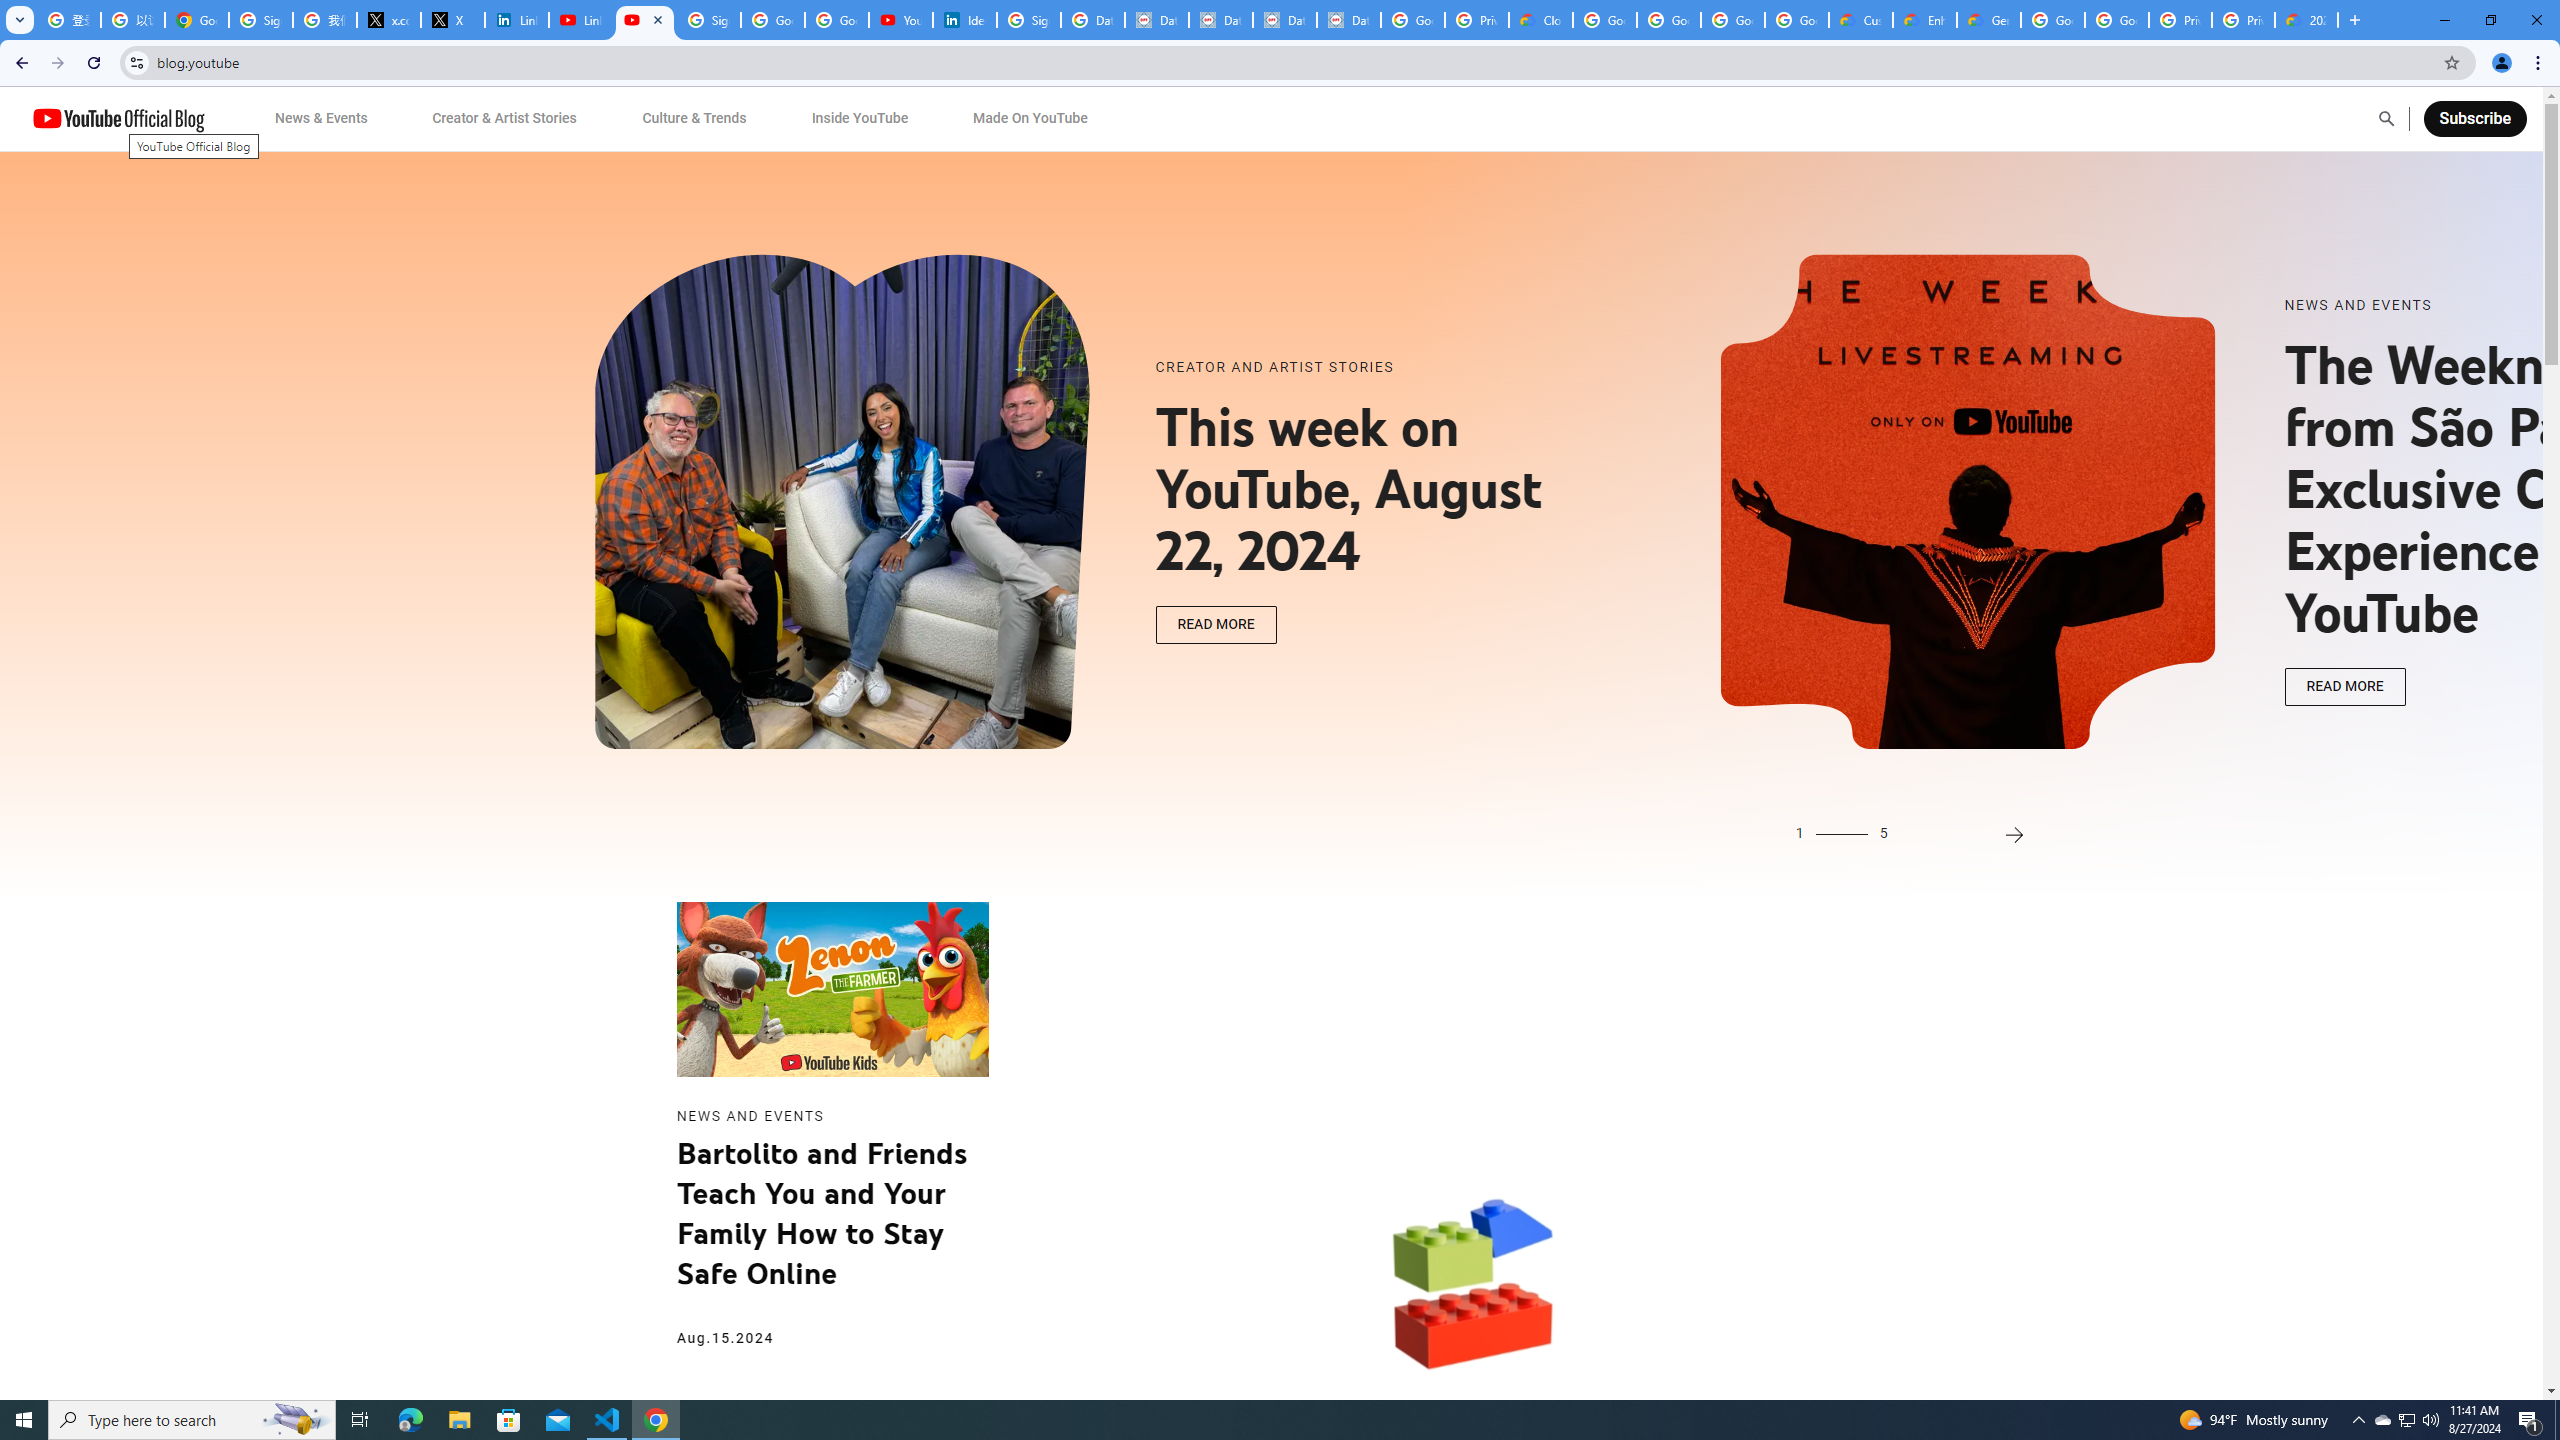 This screenshot has width=2560, height=1440. I want to click on 'Cloud Data Processing Addendum | Google Cloud', so click(1540, 19).